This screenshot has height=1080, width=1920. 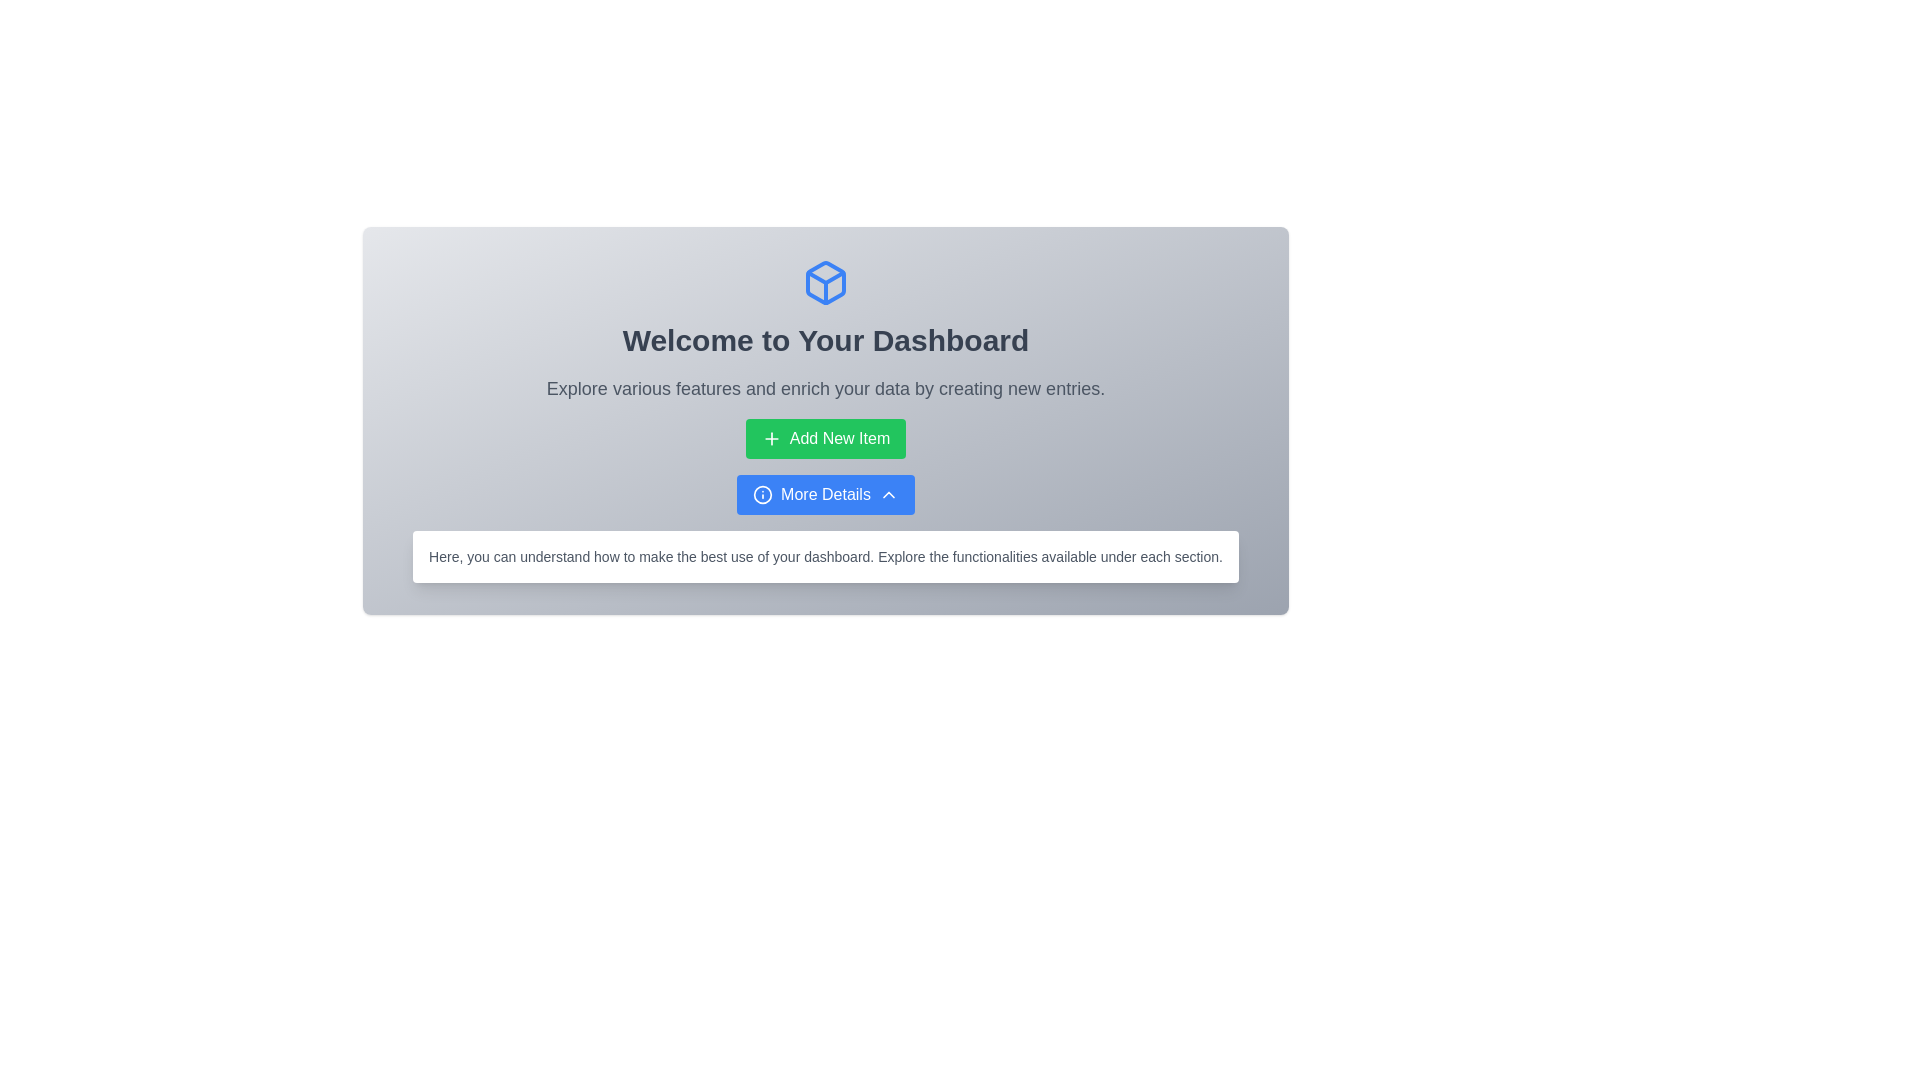 I want to click on the plus (+) icon located within the green rectangular 'Add New Item' button, which is centrally aligned on the dashboard, so click(x=770, y=438).